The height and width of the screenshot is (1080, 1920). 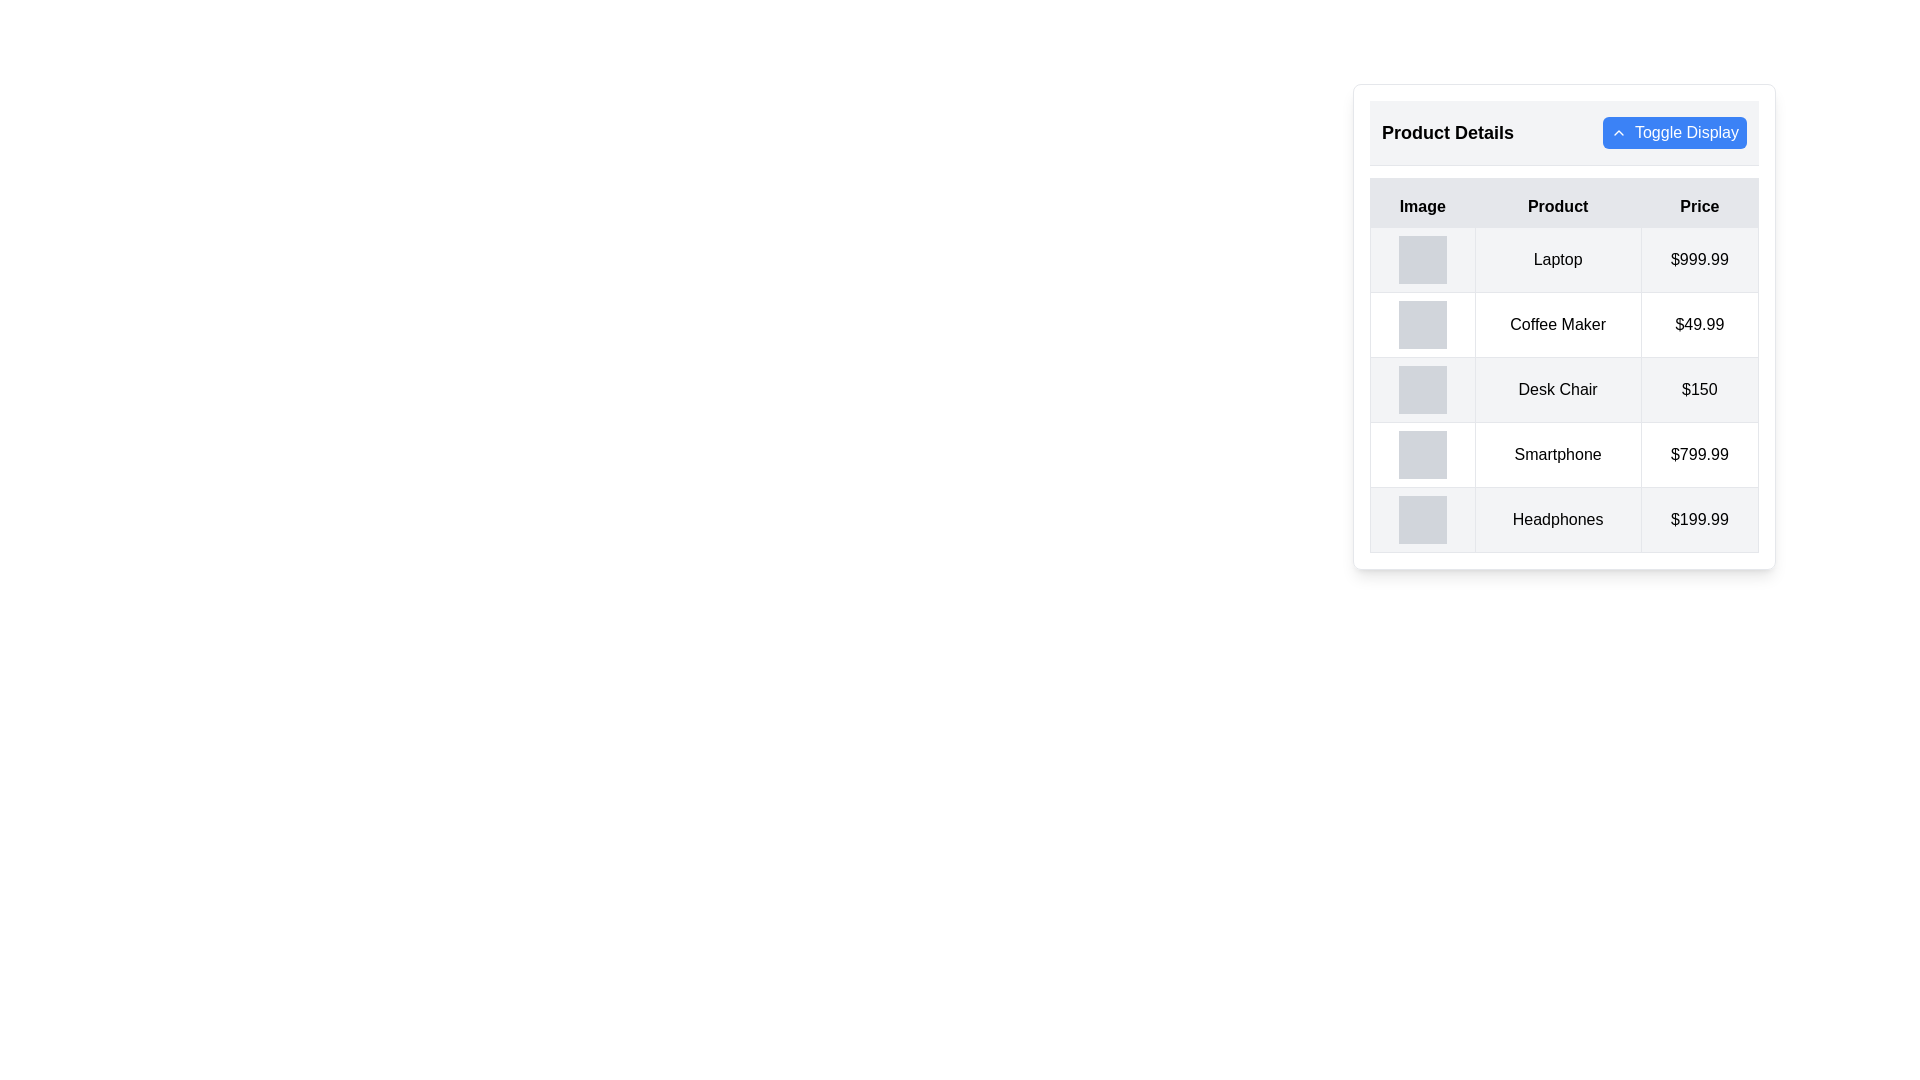 What do you see at coordinates (1557, 323) in the screenshot?
I see `the text label displaying 'Coffee Maker' in the second row and second column of the table` at bounding box center [1557, 323].